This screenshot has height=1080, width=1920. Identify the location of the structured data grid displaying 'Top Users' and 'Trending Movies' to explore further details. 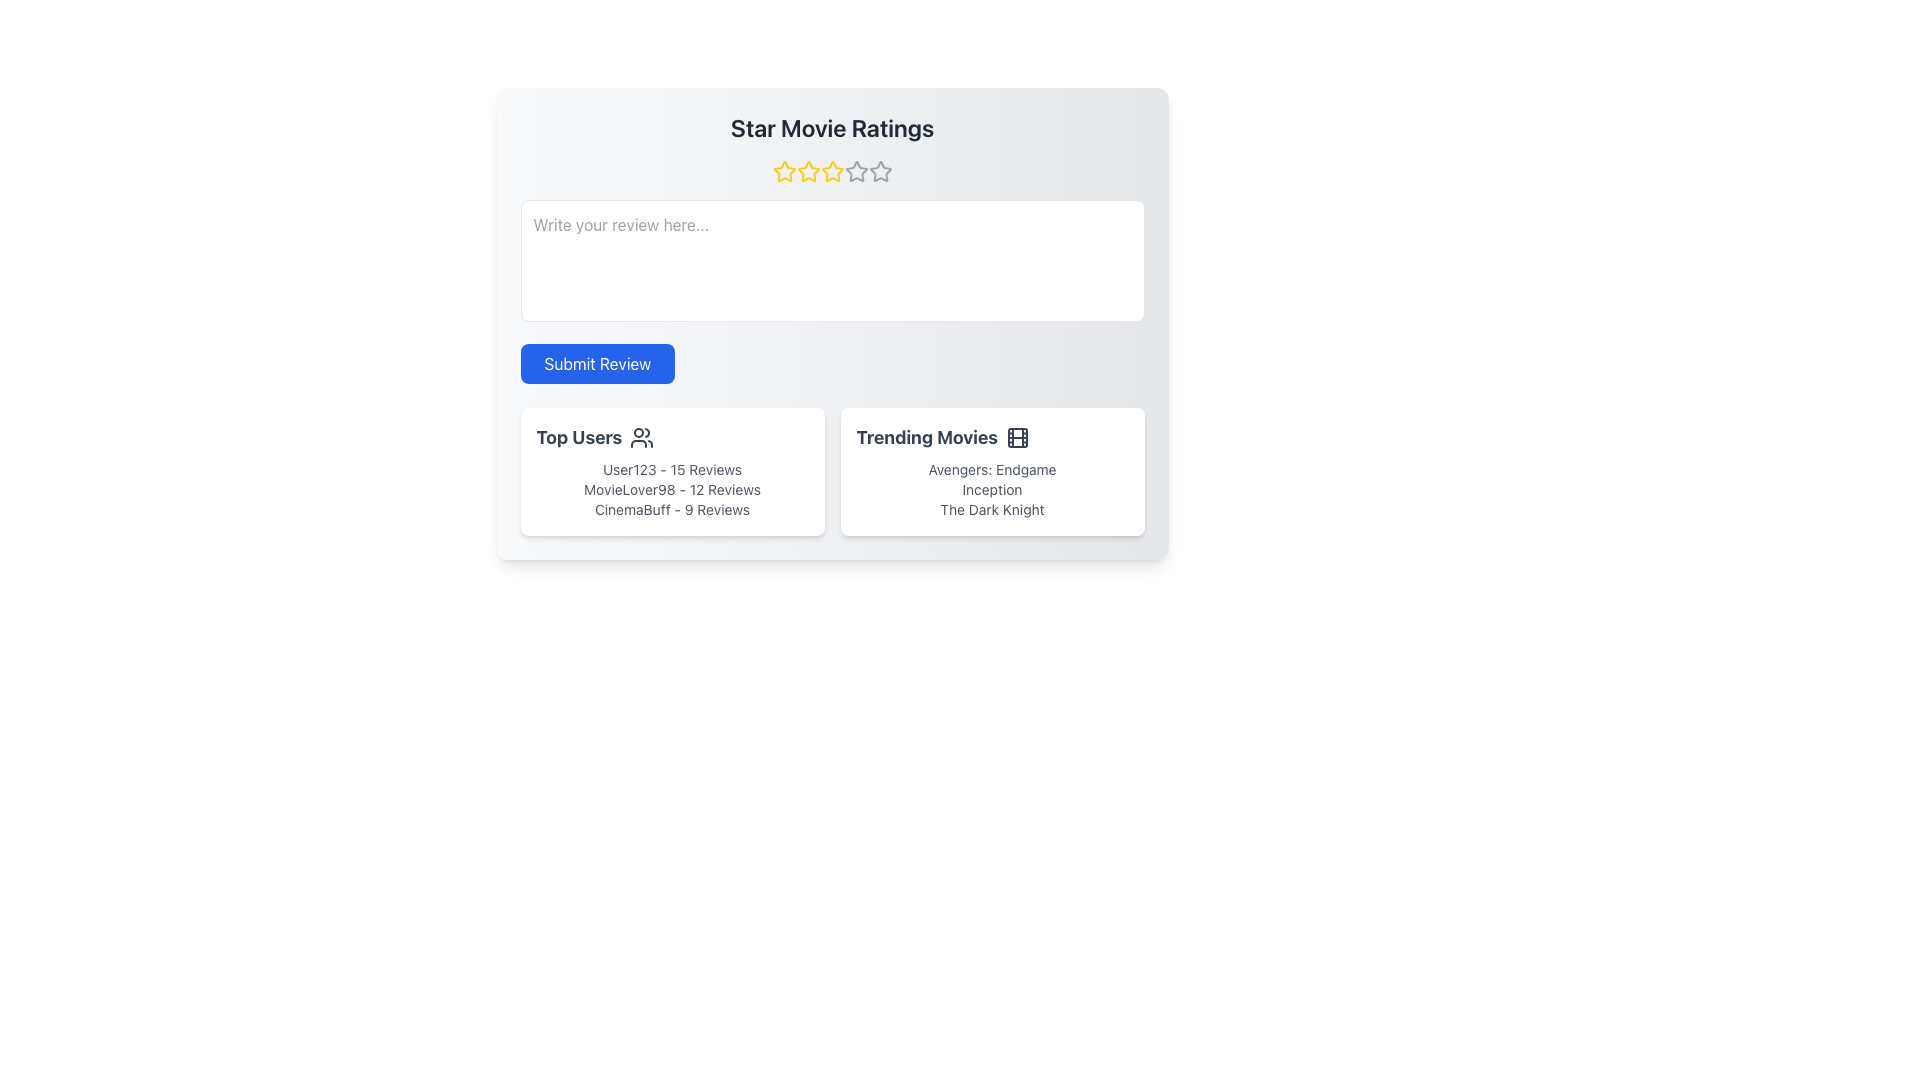
(832, 471).